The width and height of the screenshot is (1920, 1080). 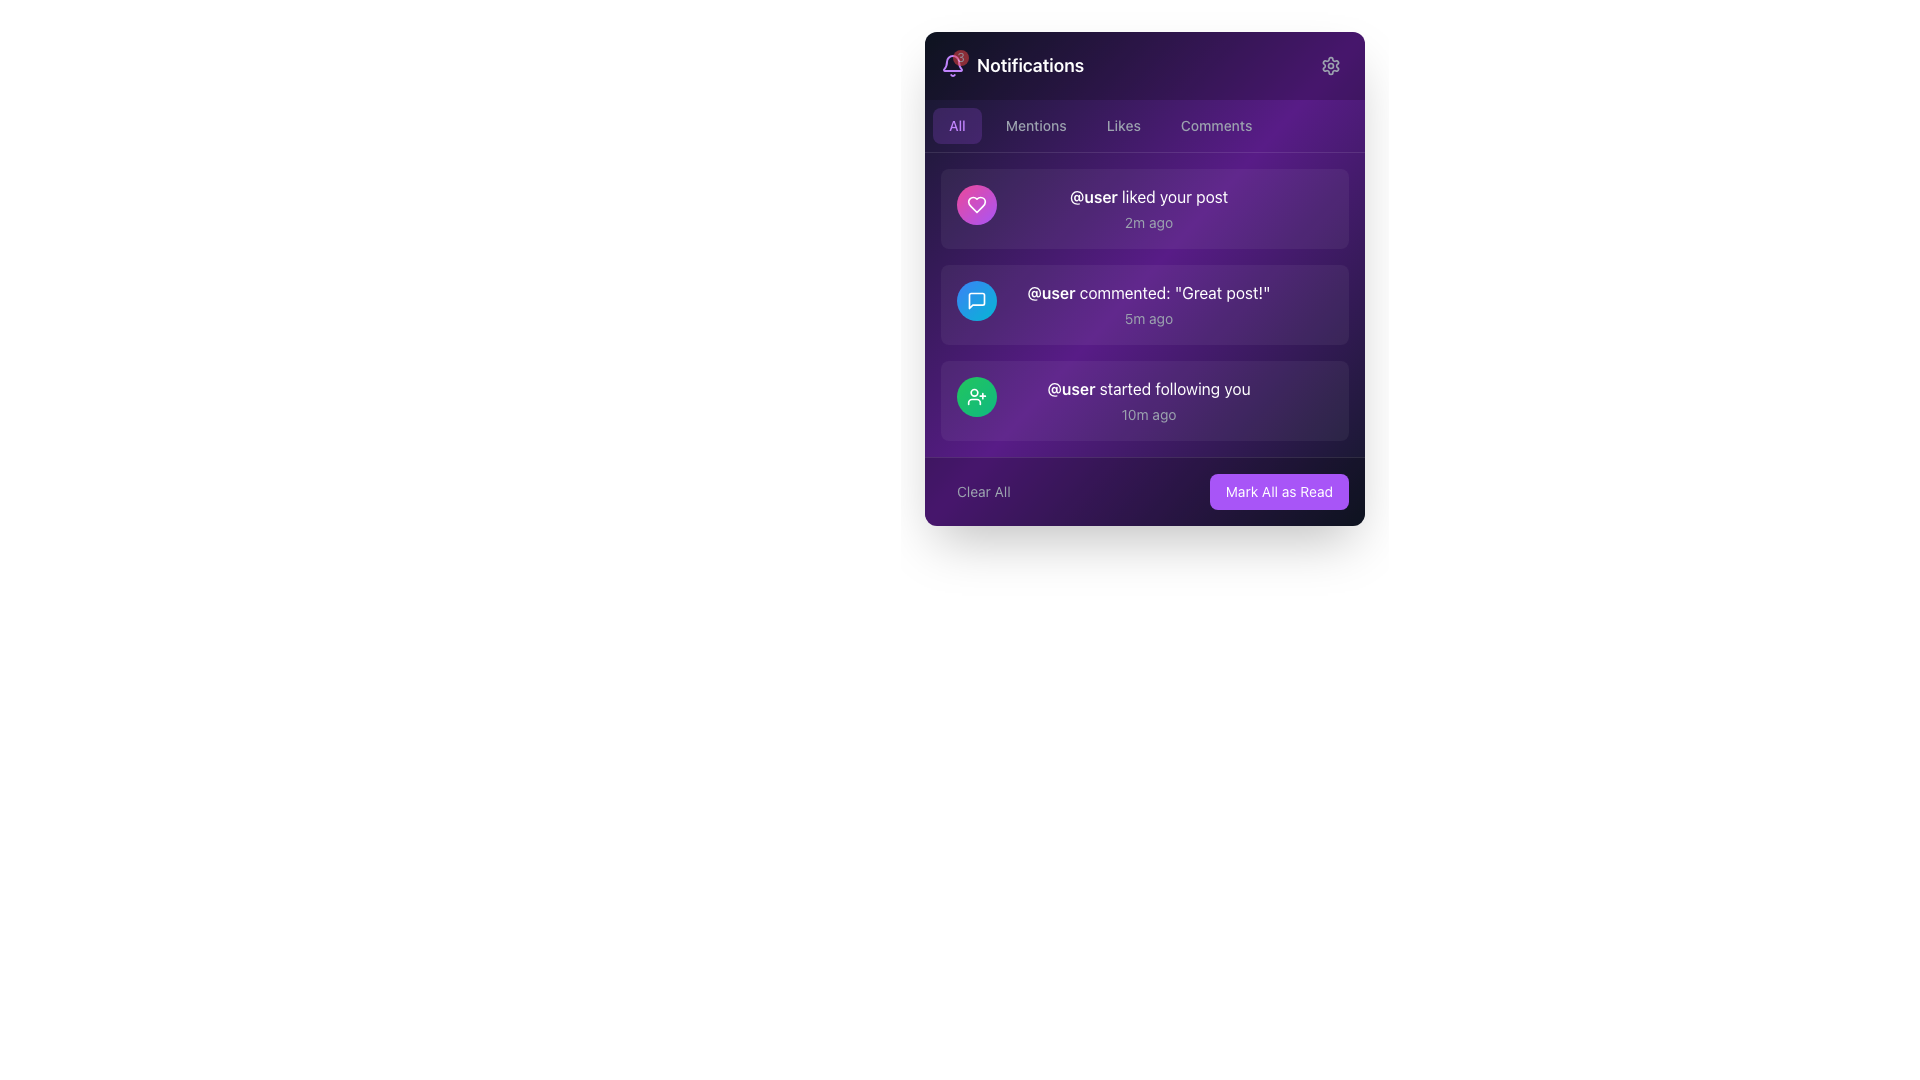 What do you see at coordinates (1148, 208) in the screenshot?
I see `the notification text block displaying '@user liked your post' in bold, which is the primary text of the first notification card in the notification panel` at bounding box center [1148, 208].